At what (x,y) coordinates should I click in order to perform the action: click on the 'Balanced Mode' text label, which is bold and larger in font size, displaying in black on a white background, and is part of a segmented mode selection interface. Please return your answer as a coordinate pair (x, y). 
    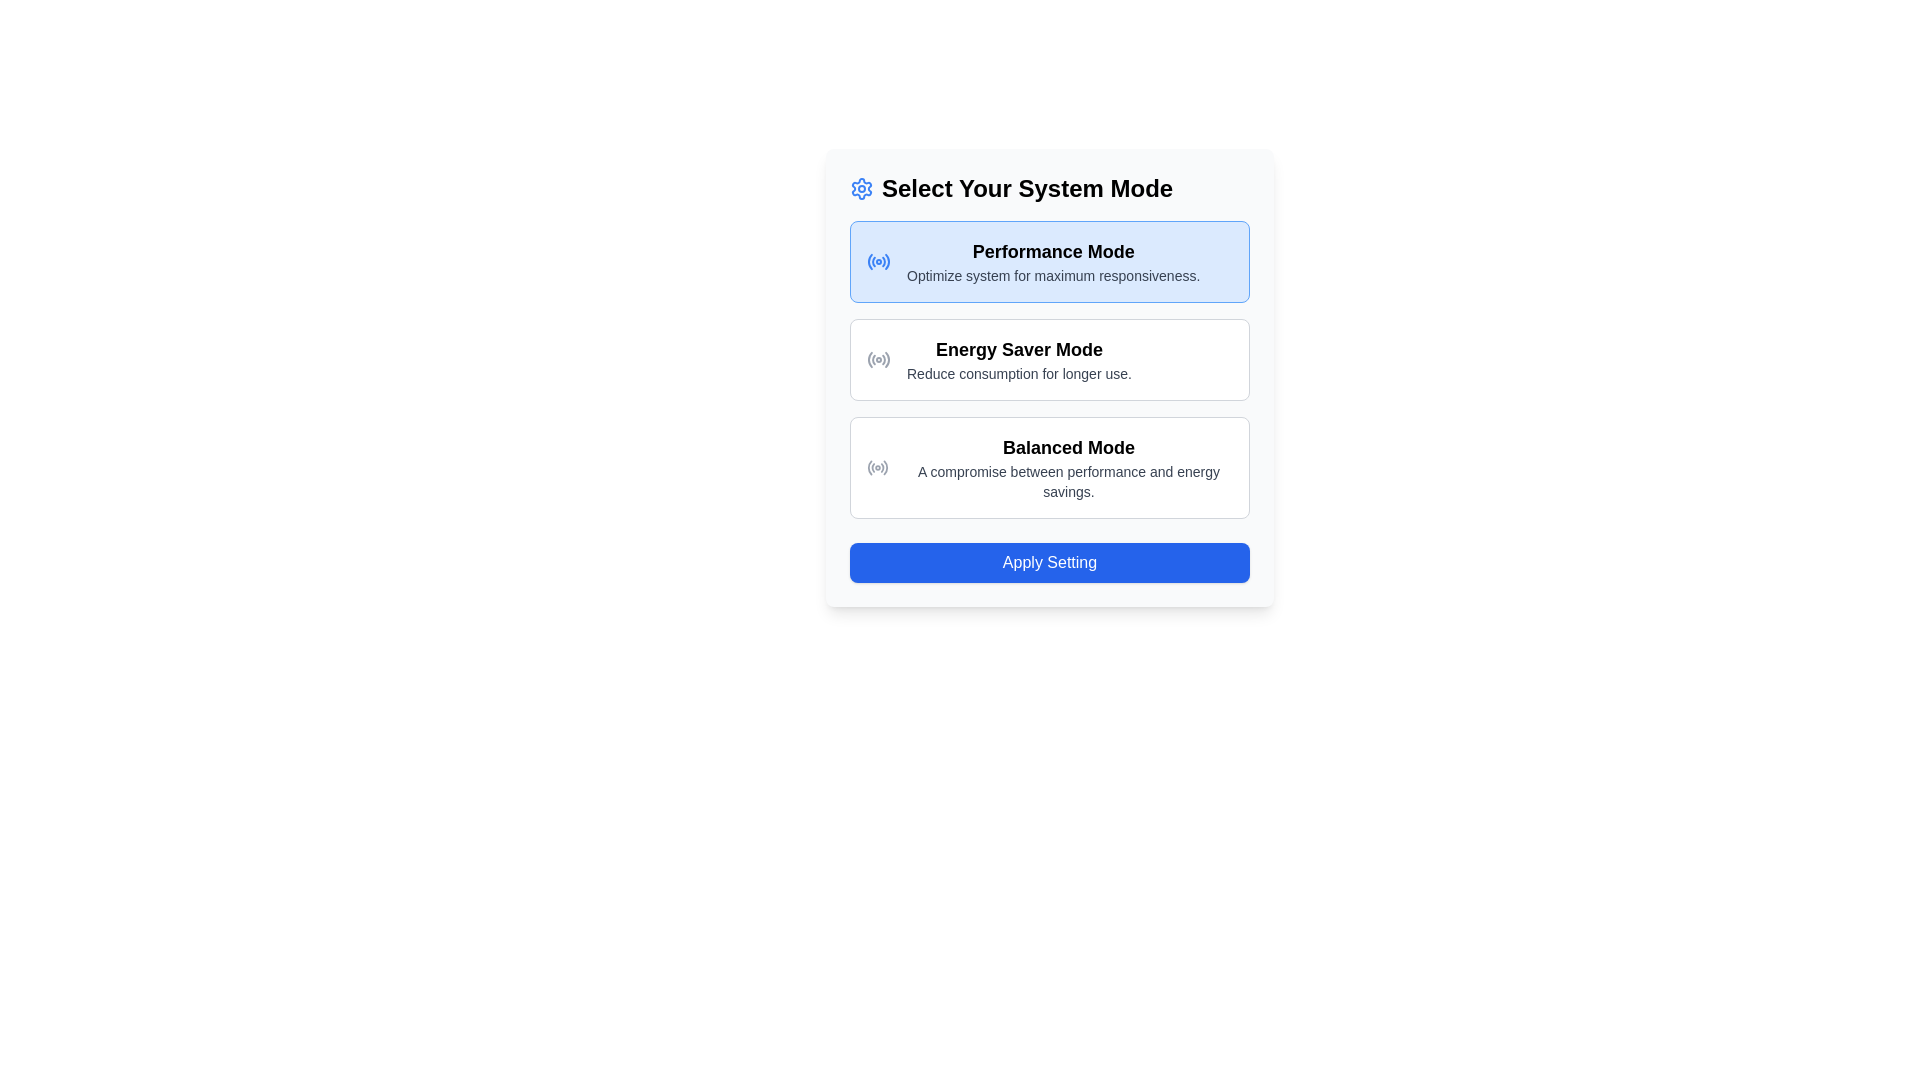
    Looking at the image, I should click on (1068, 446).